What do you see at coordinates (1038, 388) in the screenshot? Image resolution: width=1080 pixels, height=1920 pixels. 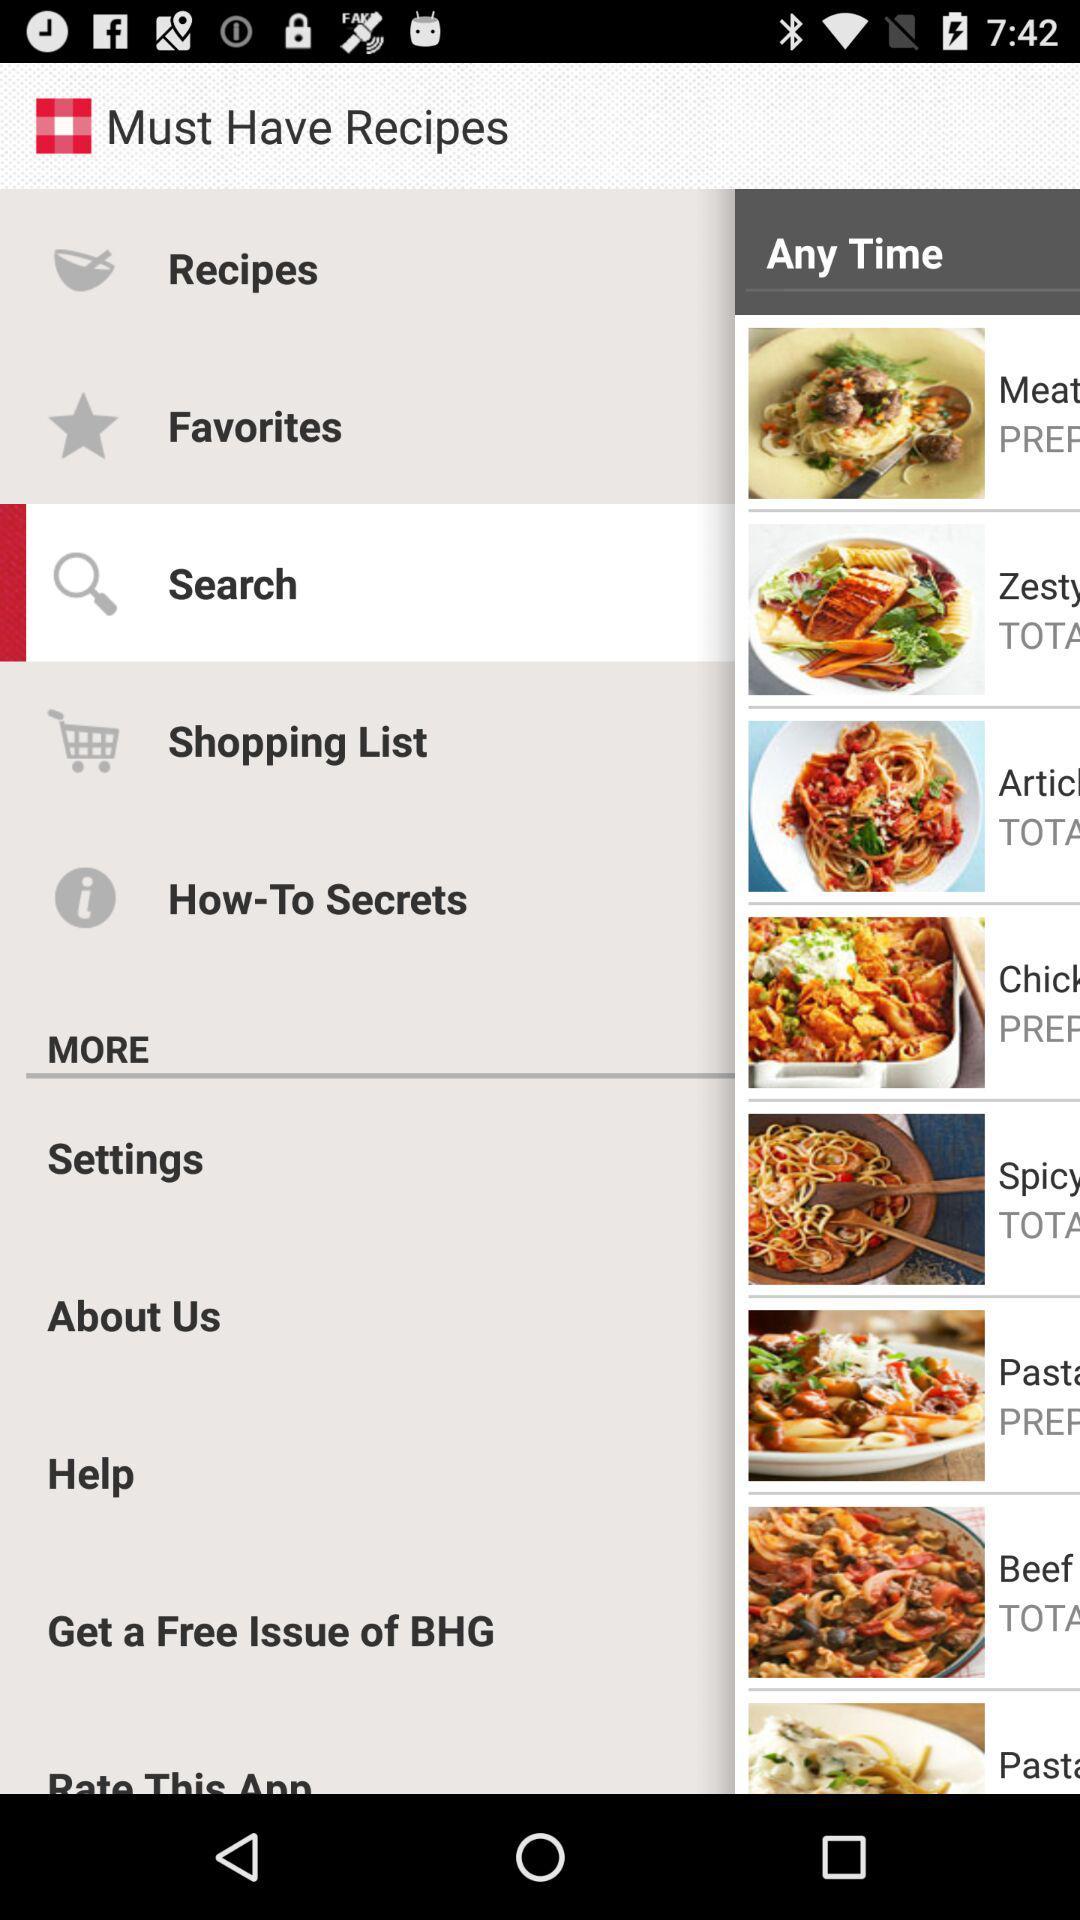 I see `item above the prep 40 min item` at bounding box center [1038, 388].